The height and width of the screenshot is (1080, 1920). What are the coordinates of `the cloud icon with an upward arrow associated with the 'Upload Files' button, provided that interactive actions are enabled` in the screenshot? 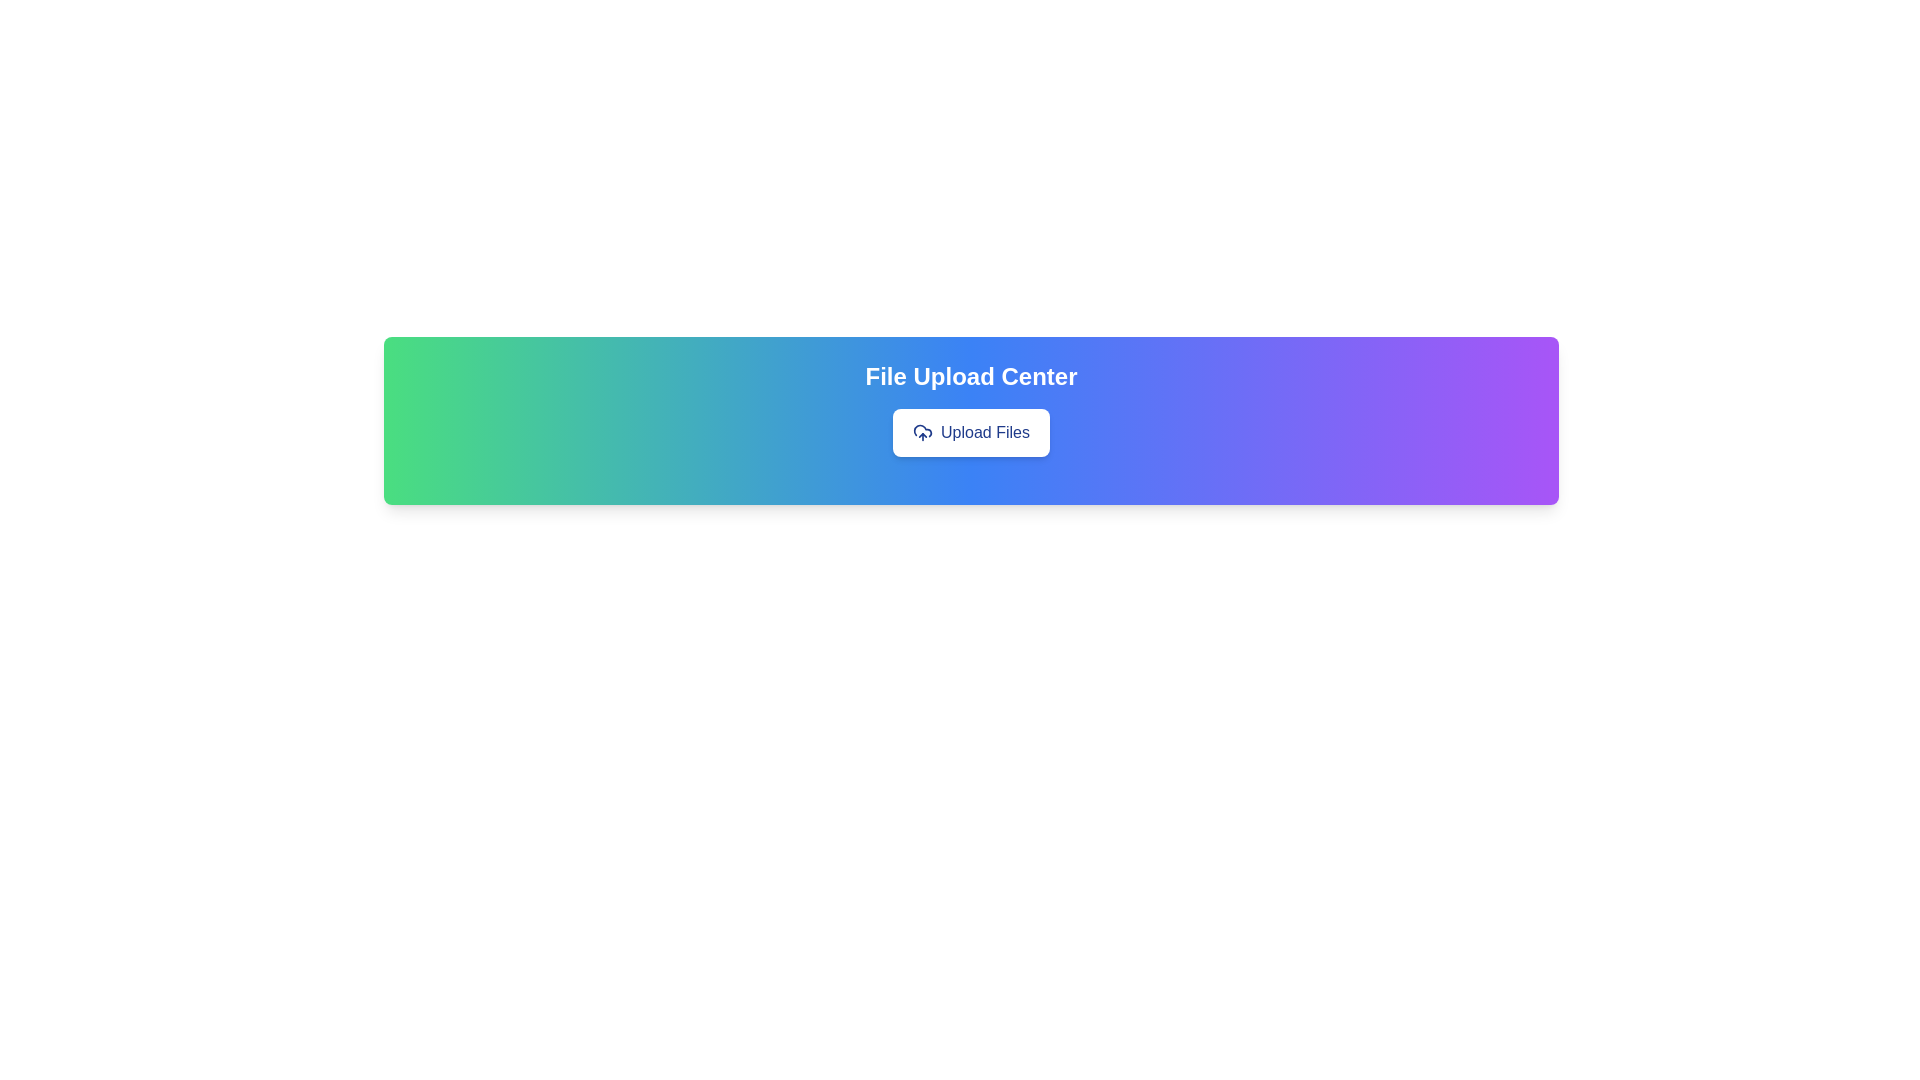 It's located at (921, 431).